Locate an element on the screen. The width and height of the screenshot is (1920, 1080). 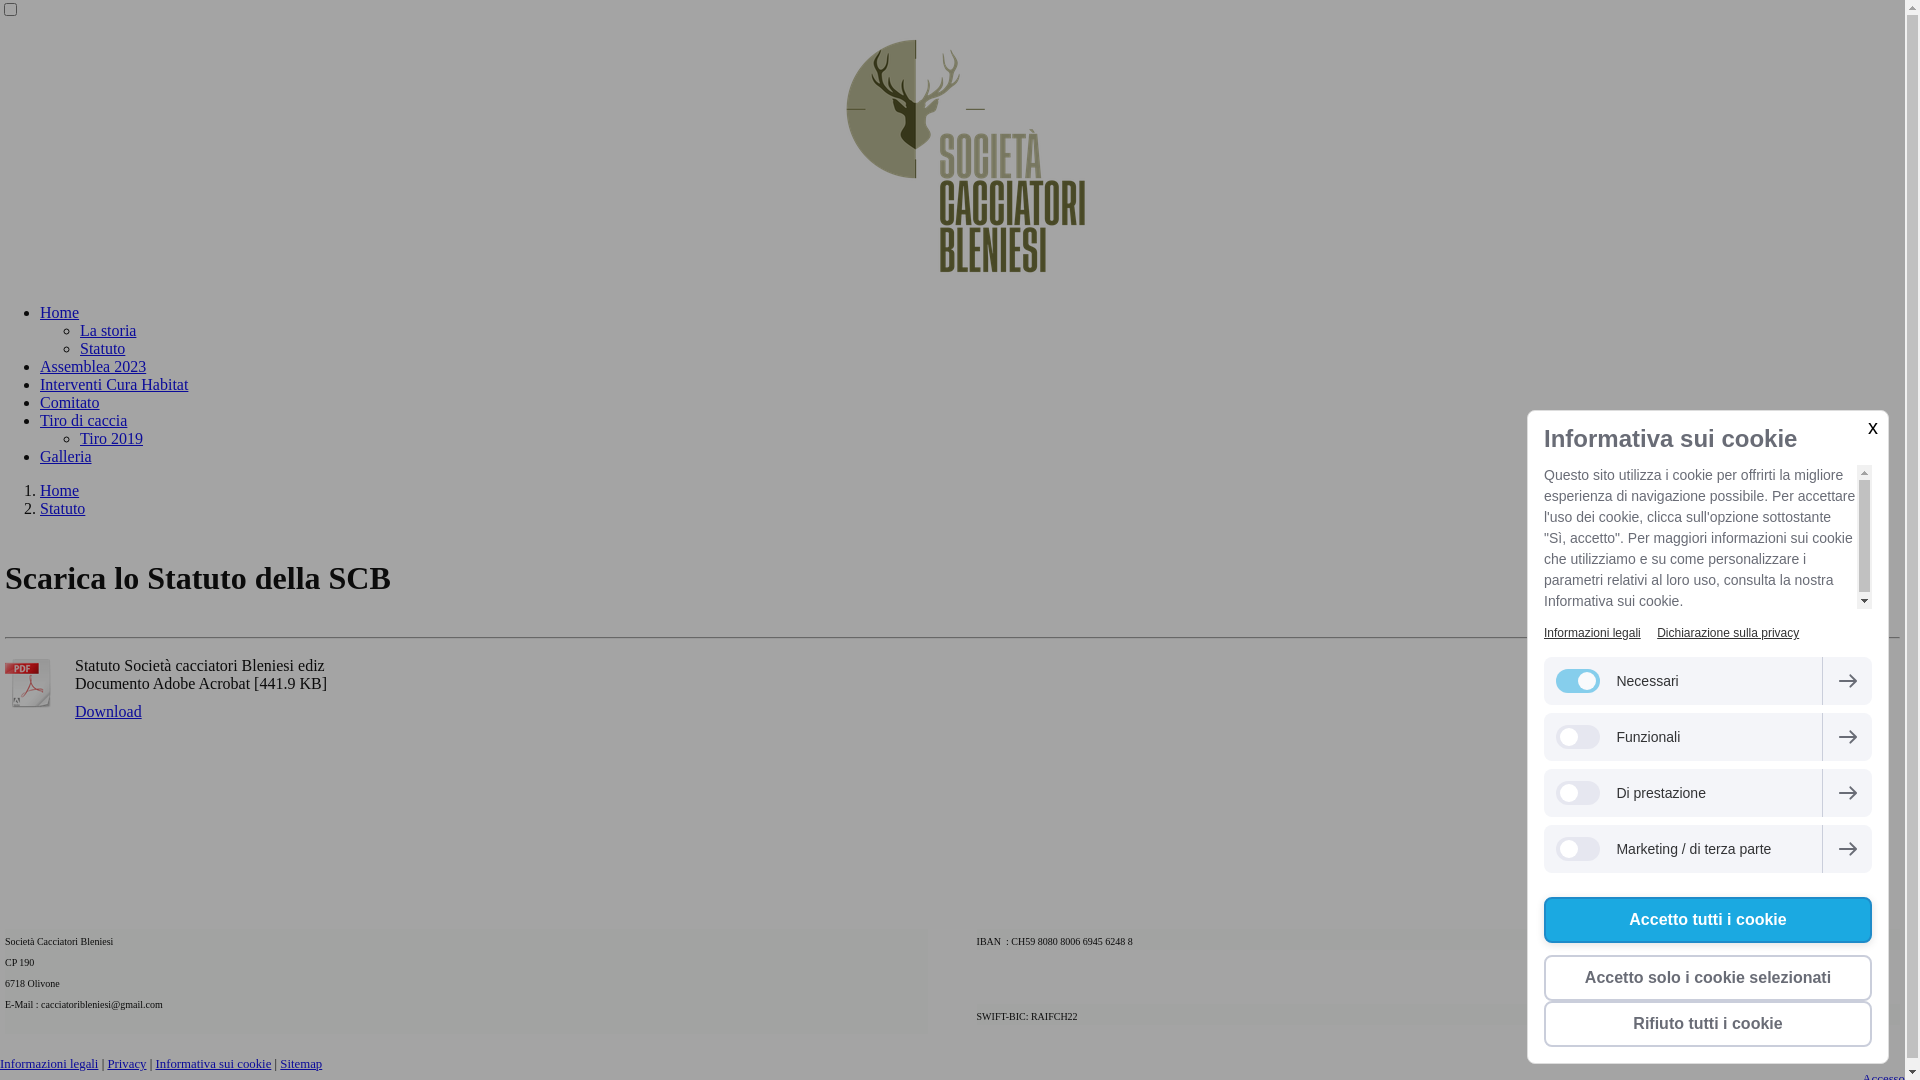
'Privacy' is located at coordinates (125, 1063).